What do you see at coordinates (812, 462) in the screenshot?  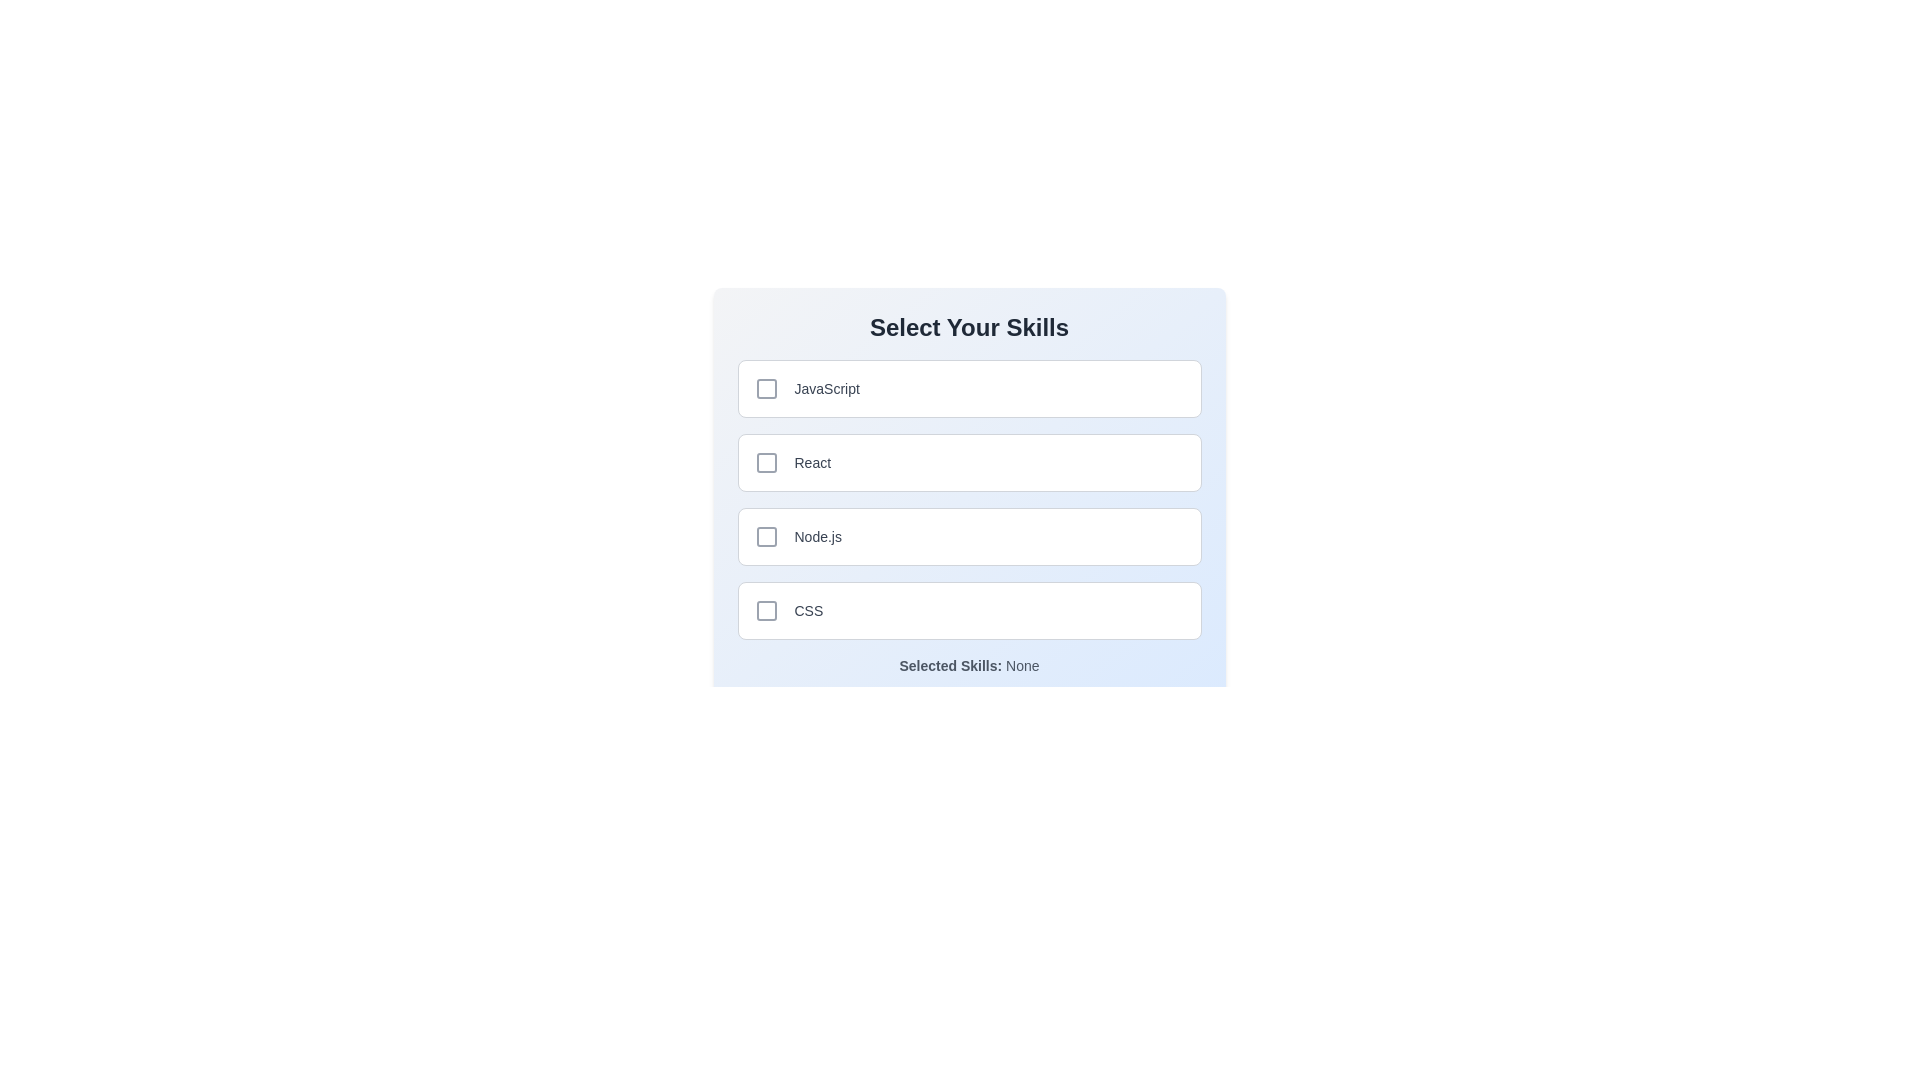 I see `text label 'React' located in the second option of the interactive list under the header 'Select Your Skills', positioned next to a checkbox` at bounding box center [812, 462].